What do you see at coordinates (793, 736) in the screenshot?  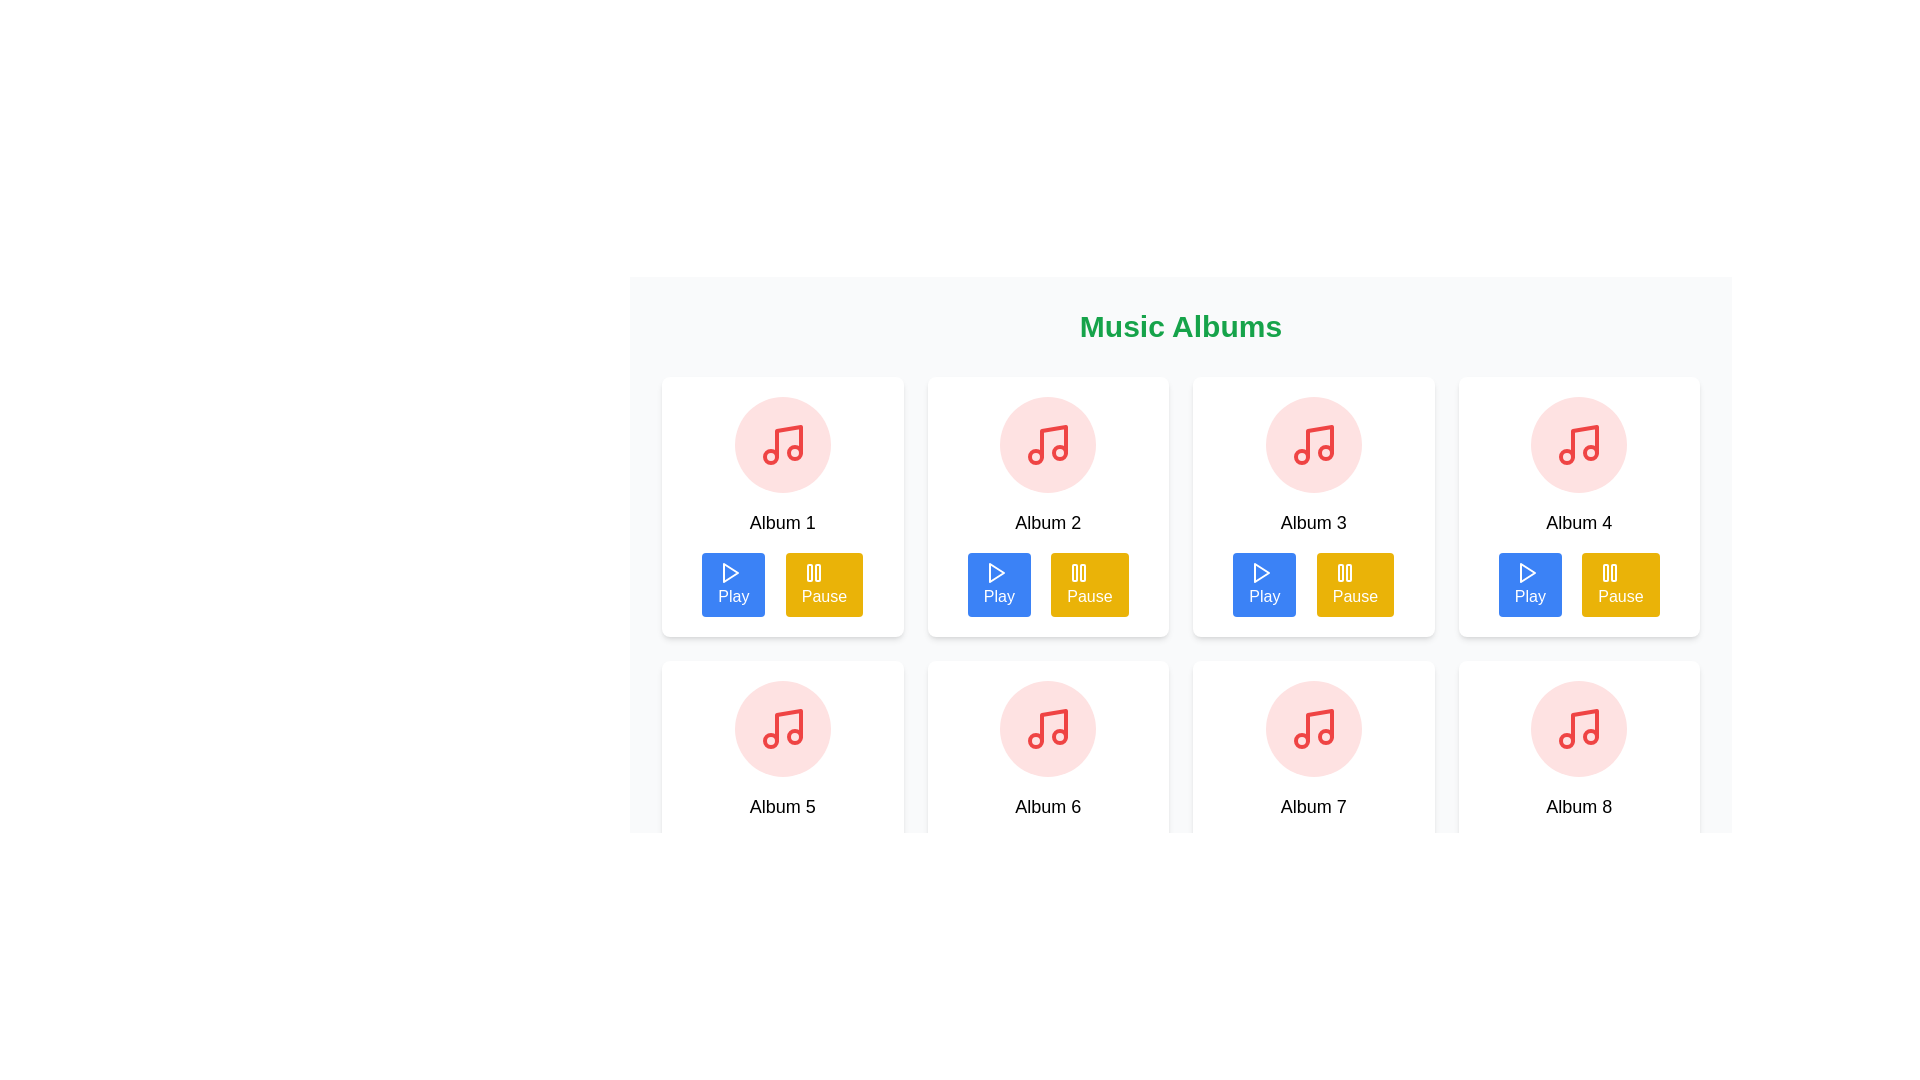 I see `the small red circular component located in the bottom right corner of the music note icon, which is embedded in a pink circular background of the fifth card in the 'Music Albums' grid layout` at bounding box center [793, 736].